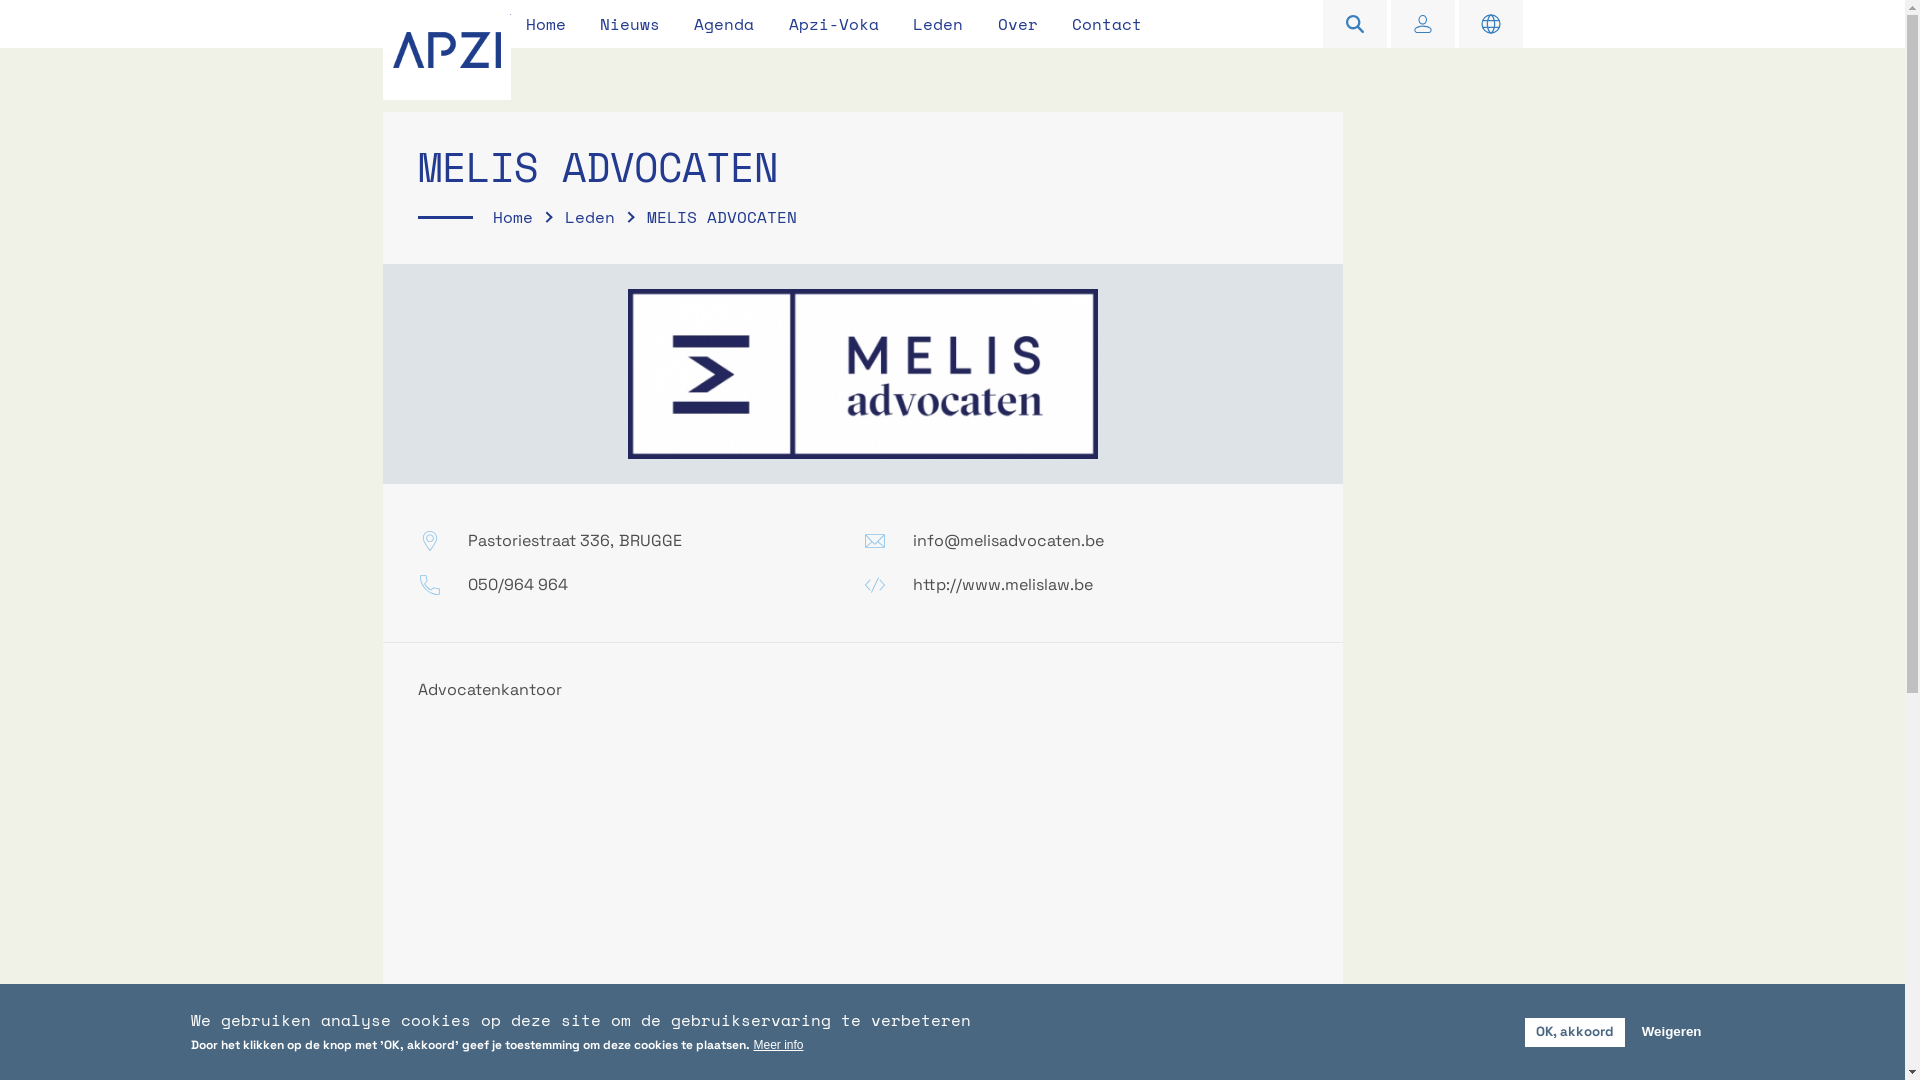 The width and height of the screenshot is (1920, 1080). Describe the element at coordinates (723, 23) in the screenshot. I see `'Agenda'` at that location.